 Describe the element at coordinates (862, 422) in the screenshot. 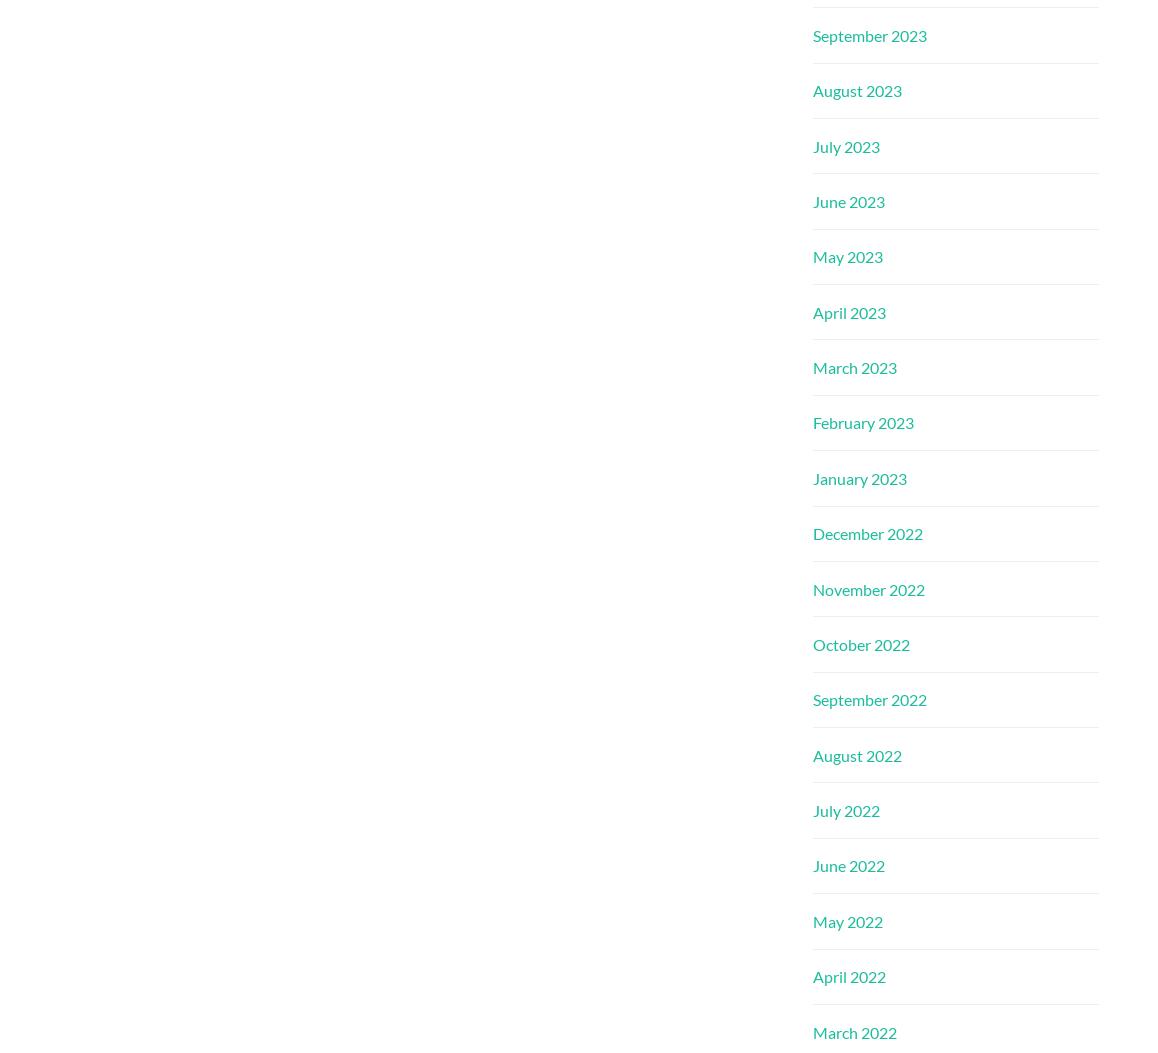

I see `'February 2023'` at that location.